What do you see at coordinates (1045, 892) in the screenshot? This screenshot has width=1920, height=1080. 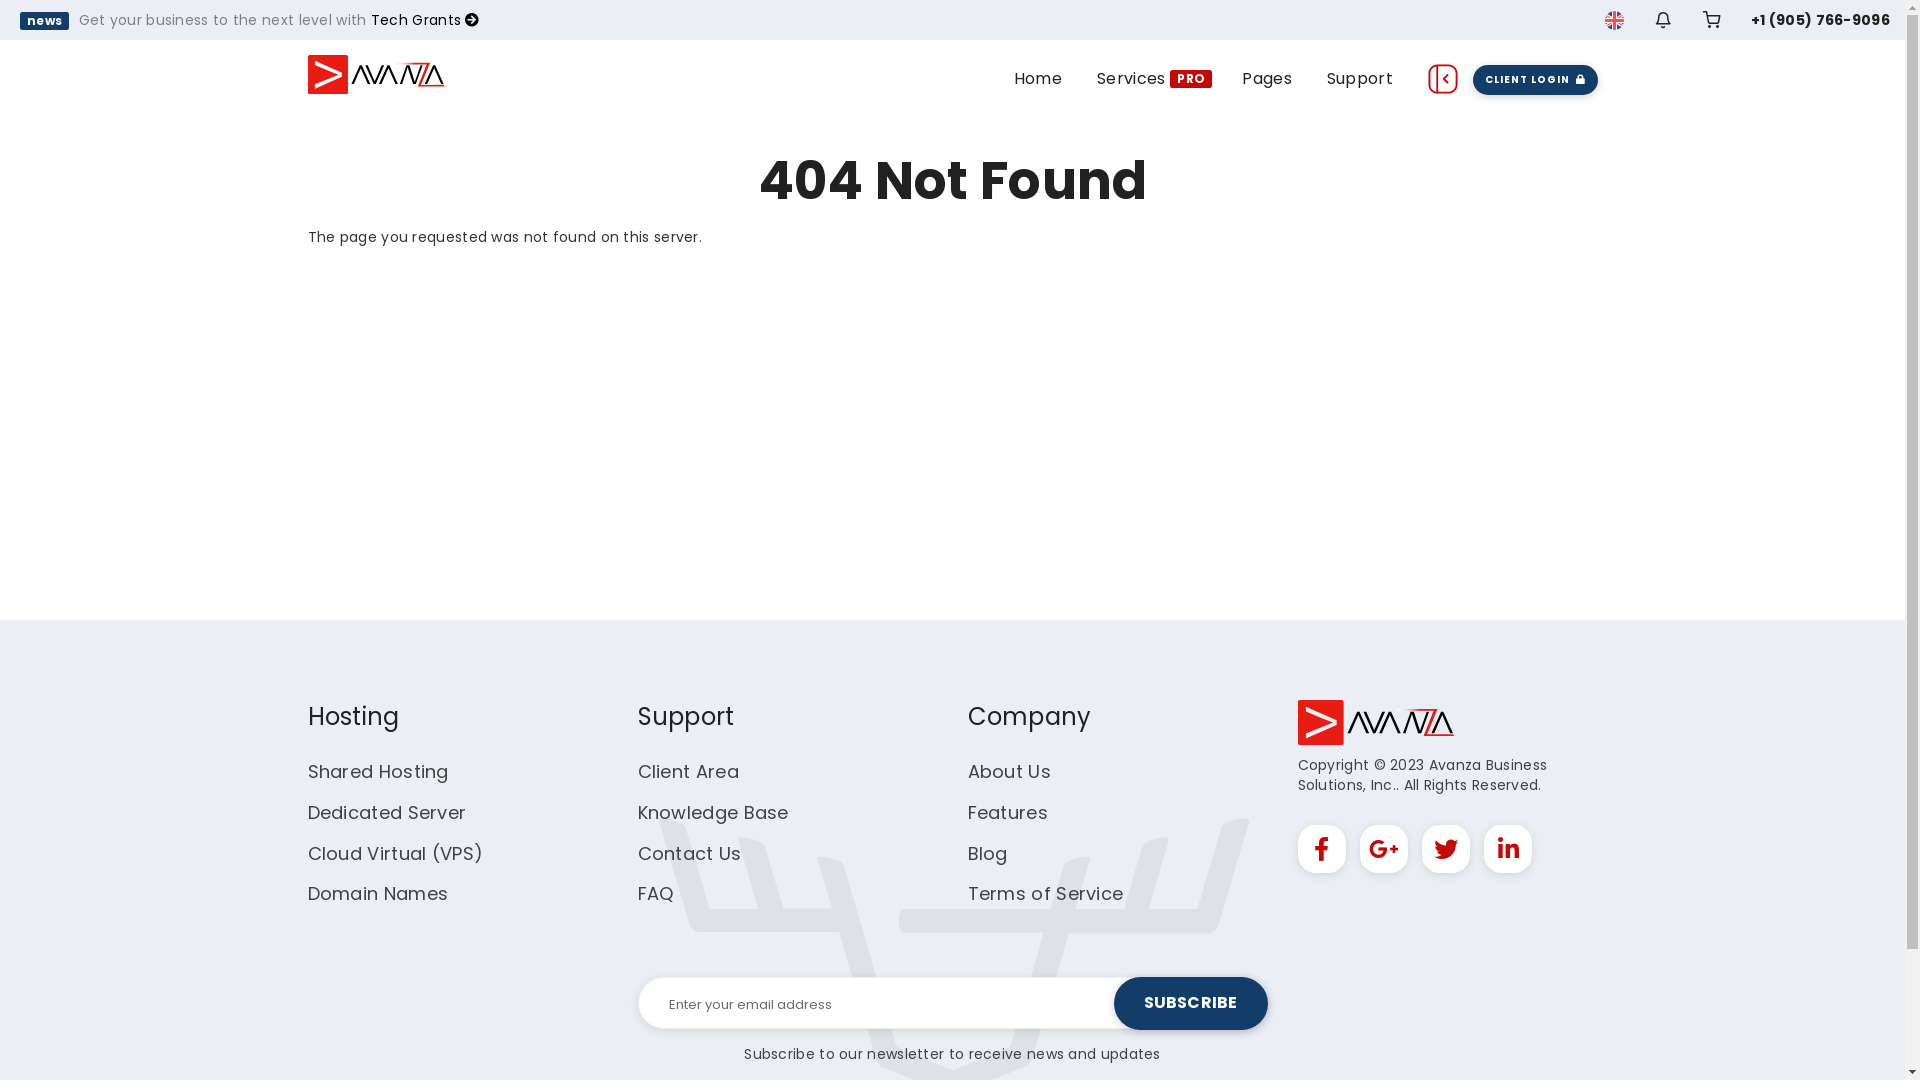 I see `'Terms of Service'` at bounding box center [1045, 892].